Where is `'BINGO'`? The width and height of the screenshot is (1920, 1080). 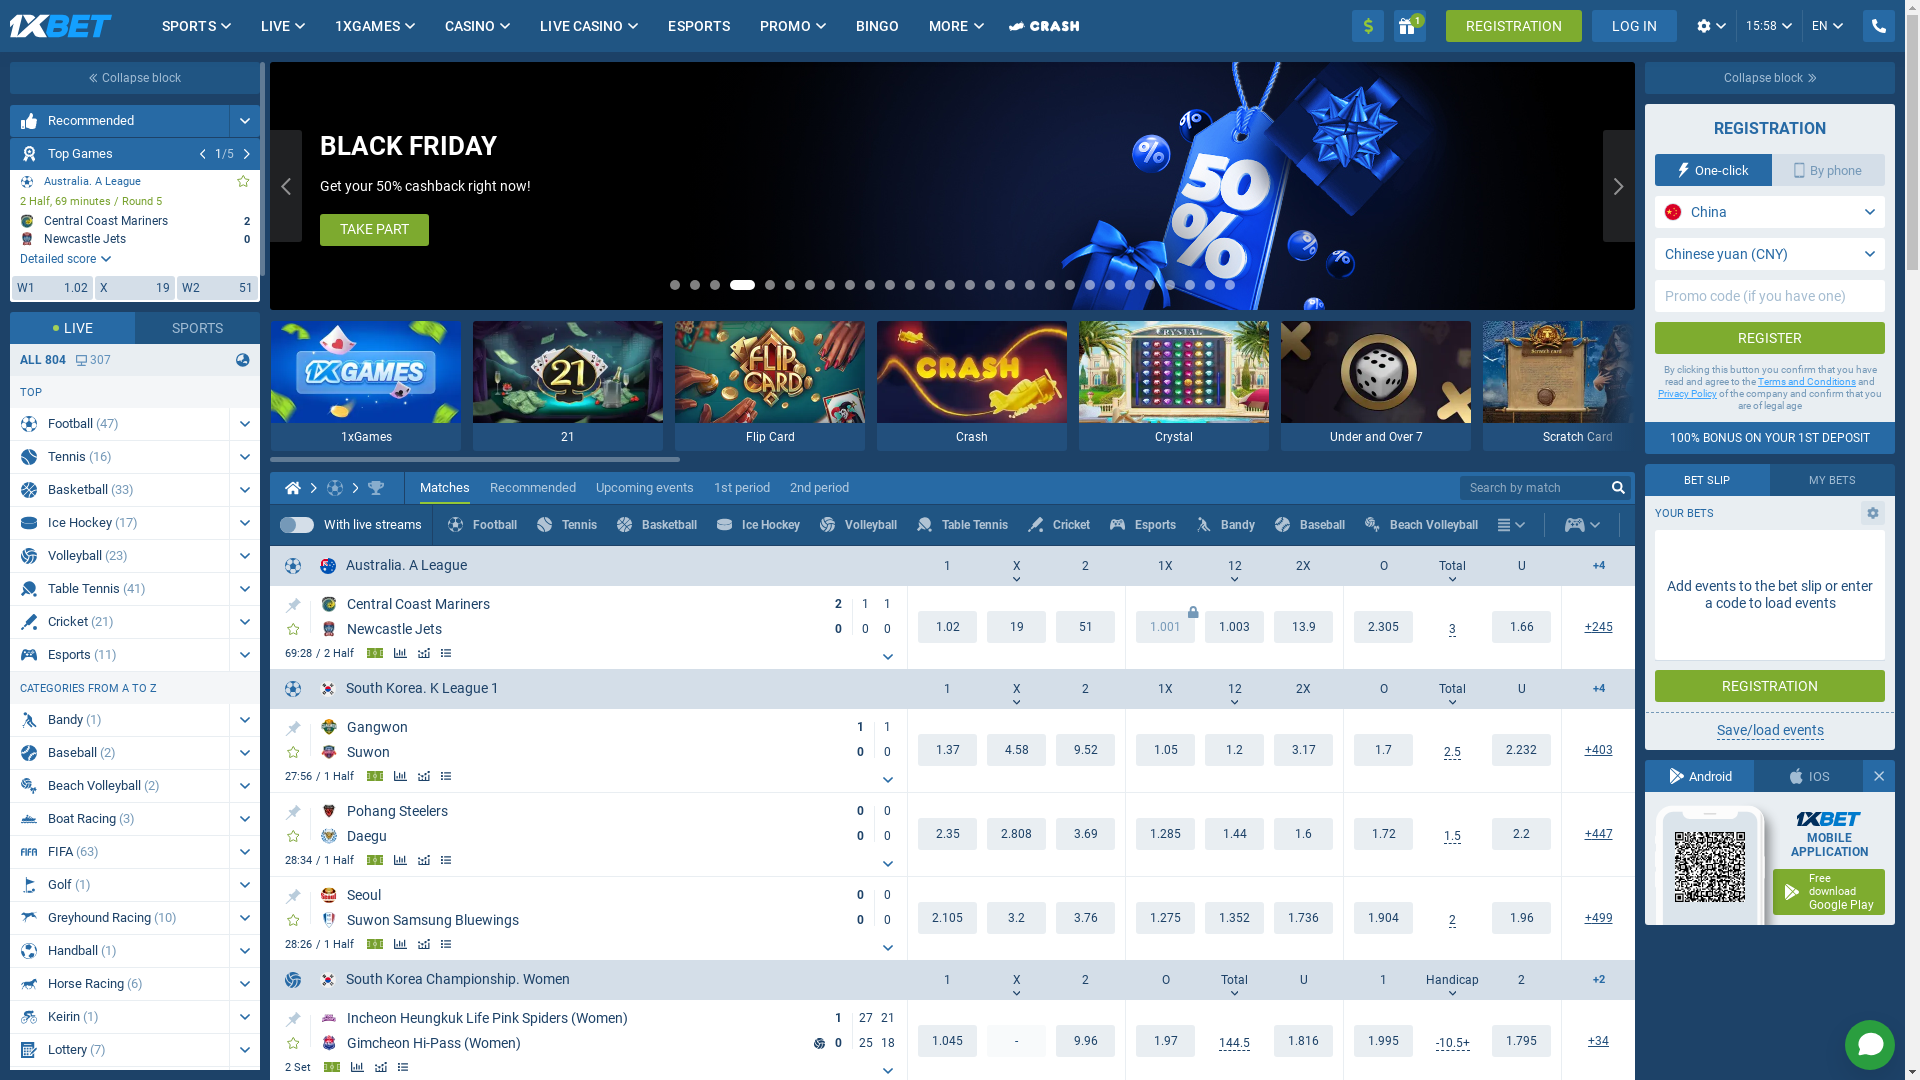 'BINGO' is located at coordinates (878, 26).